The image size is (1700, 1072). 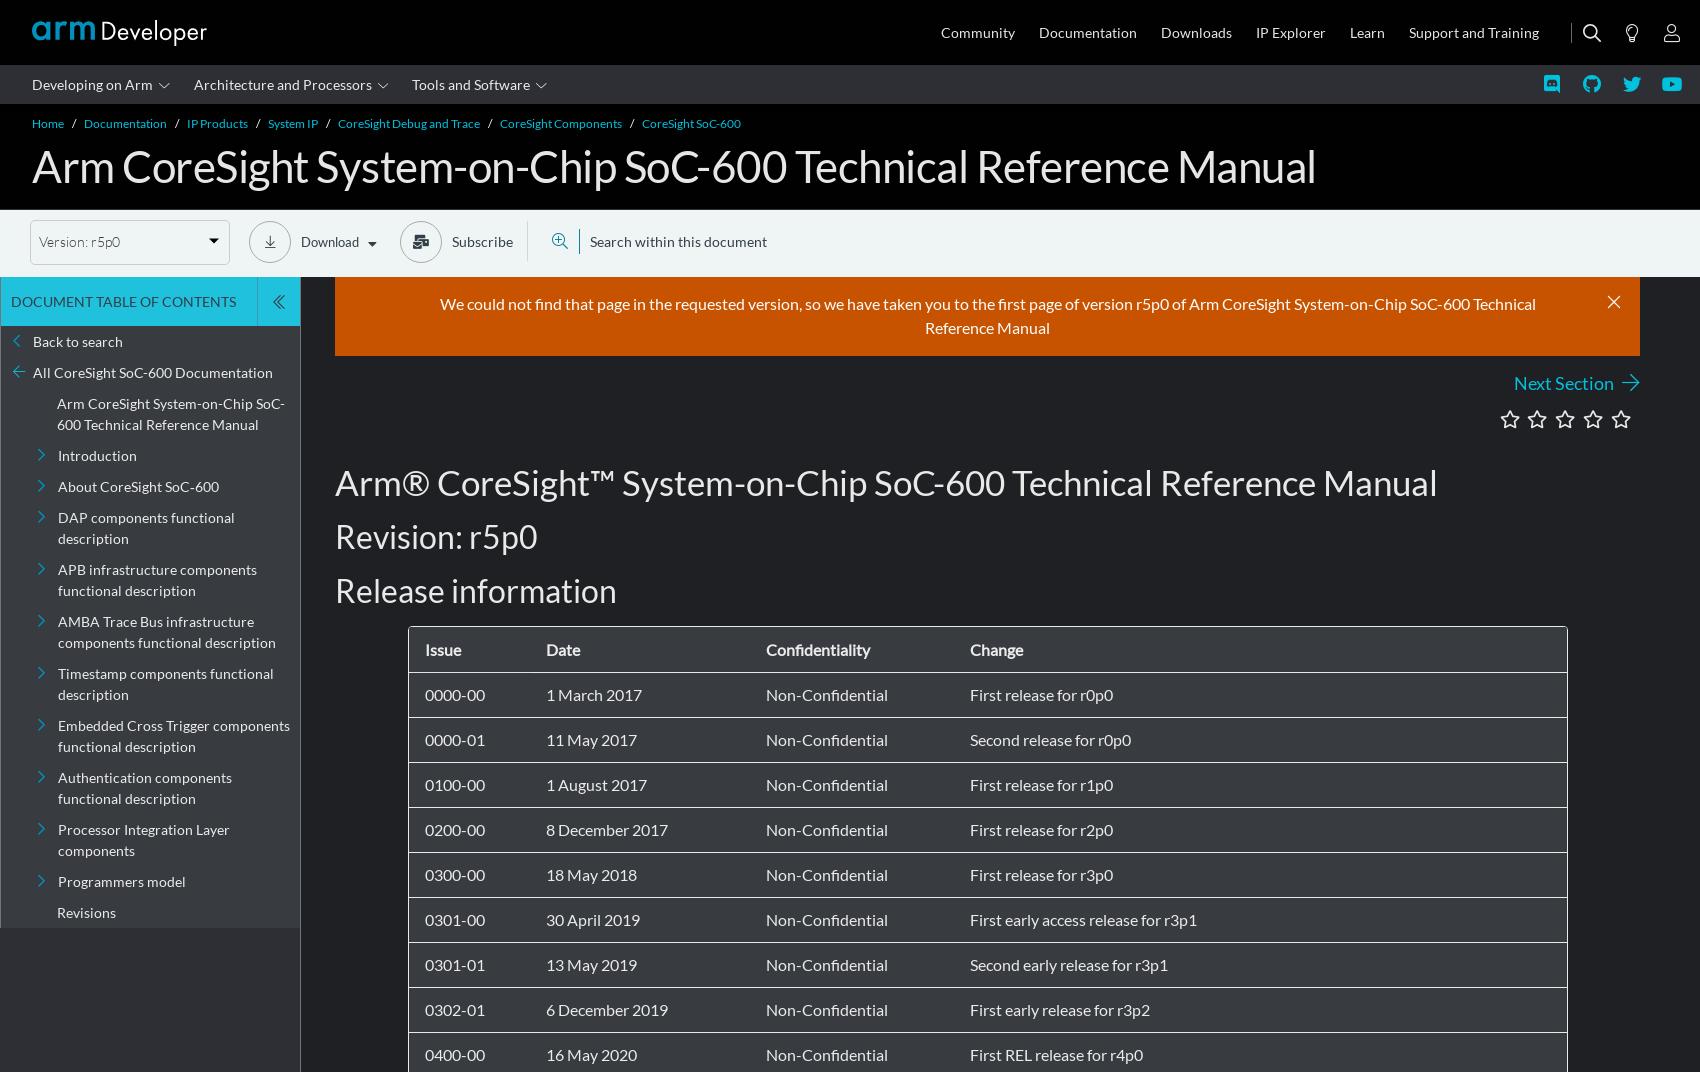 I want to click on '1 March 2017', so click(x=591, y=693).